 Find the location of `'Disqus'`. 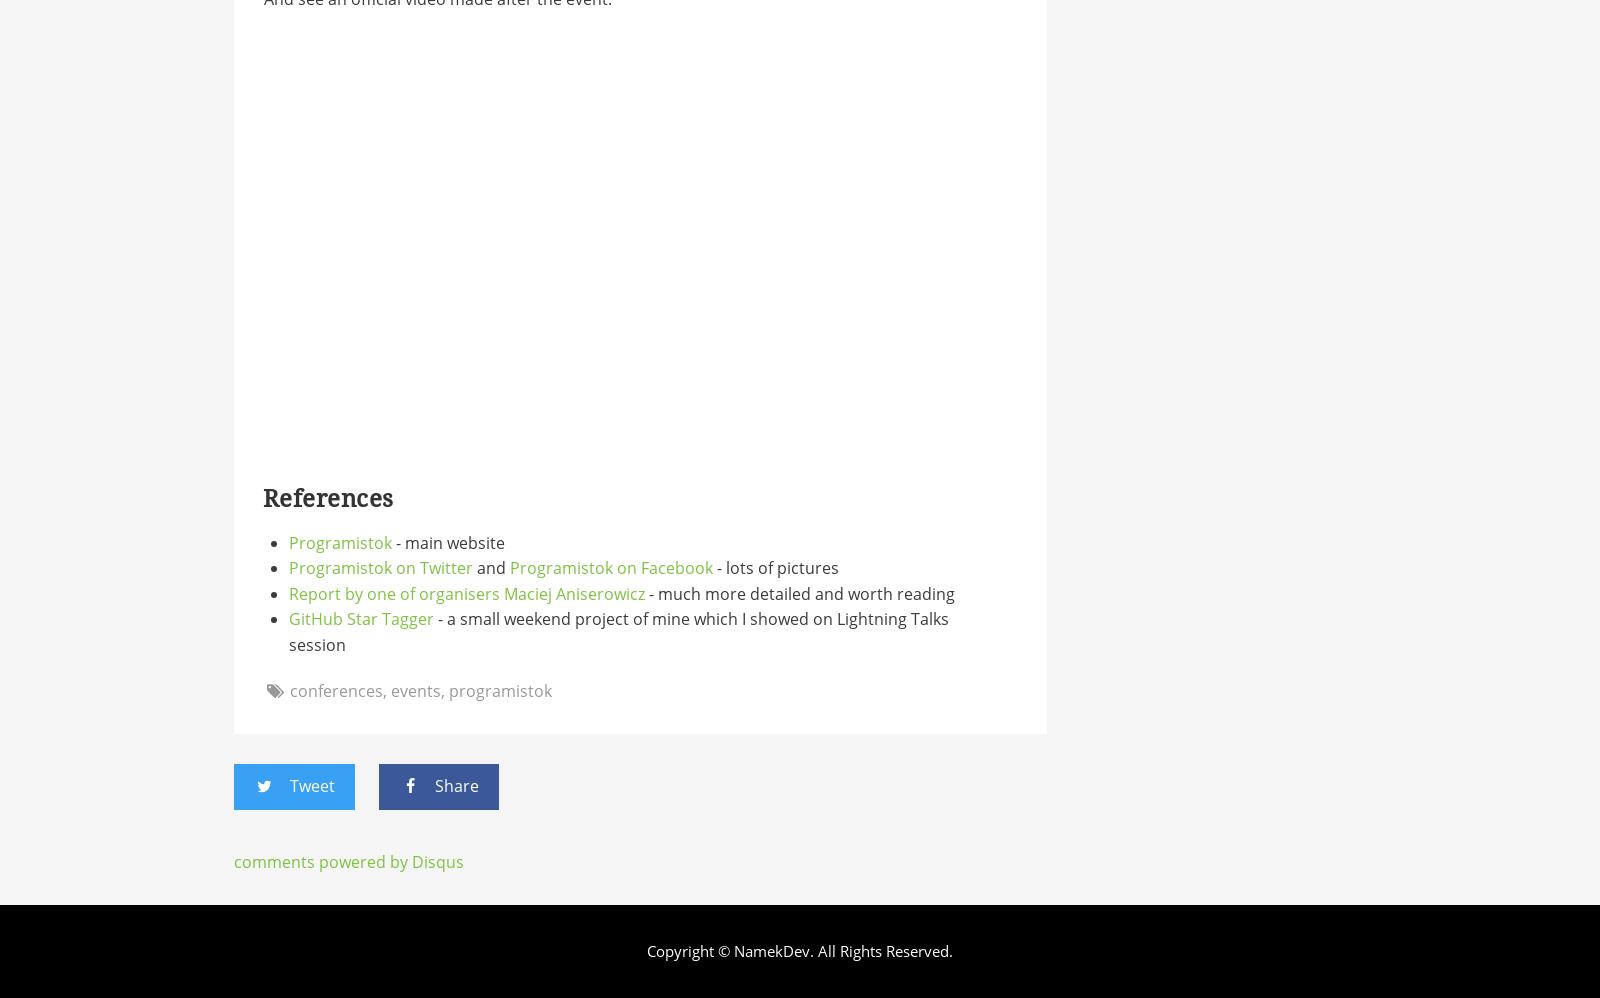

'Disqus' is located at coordinates (435, 859).